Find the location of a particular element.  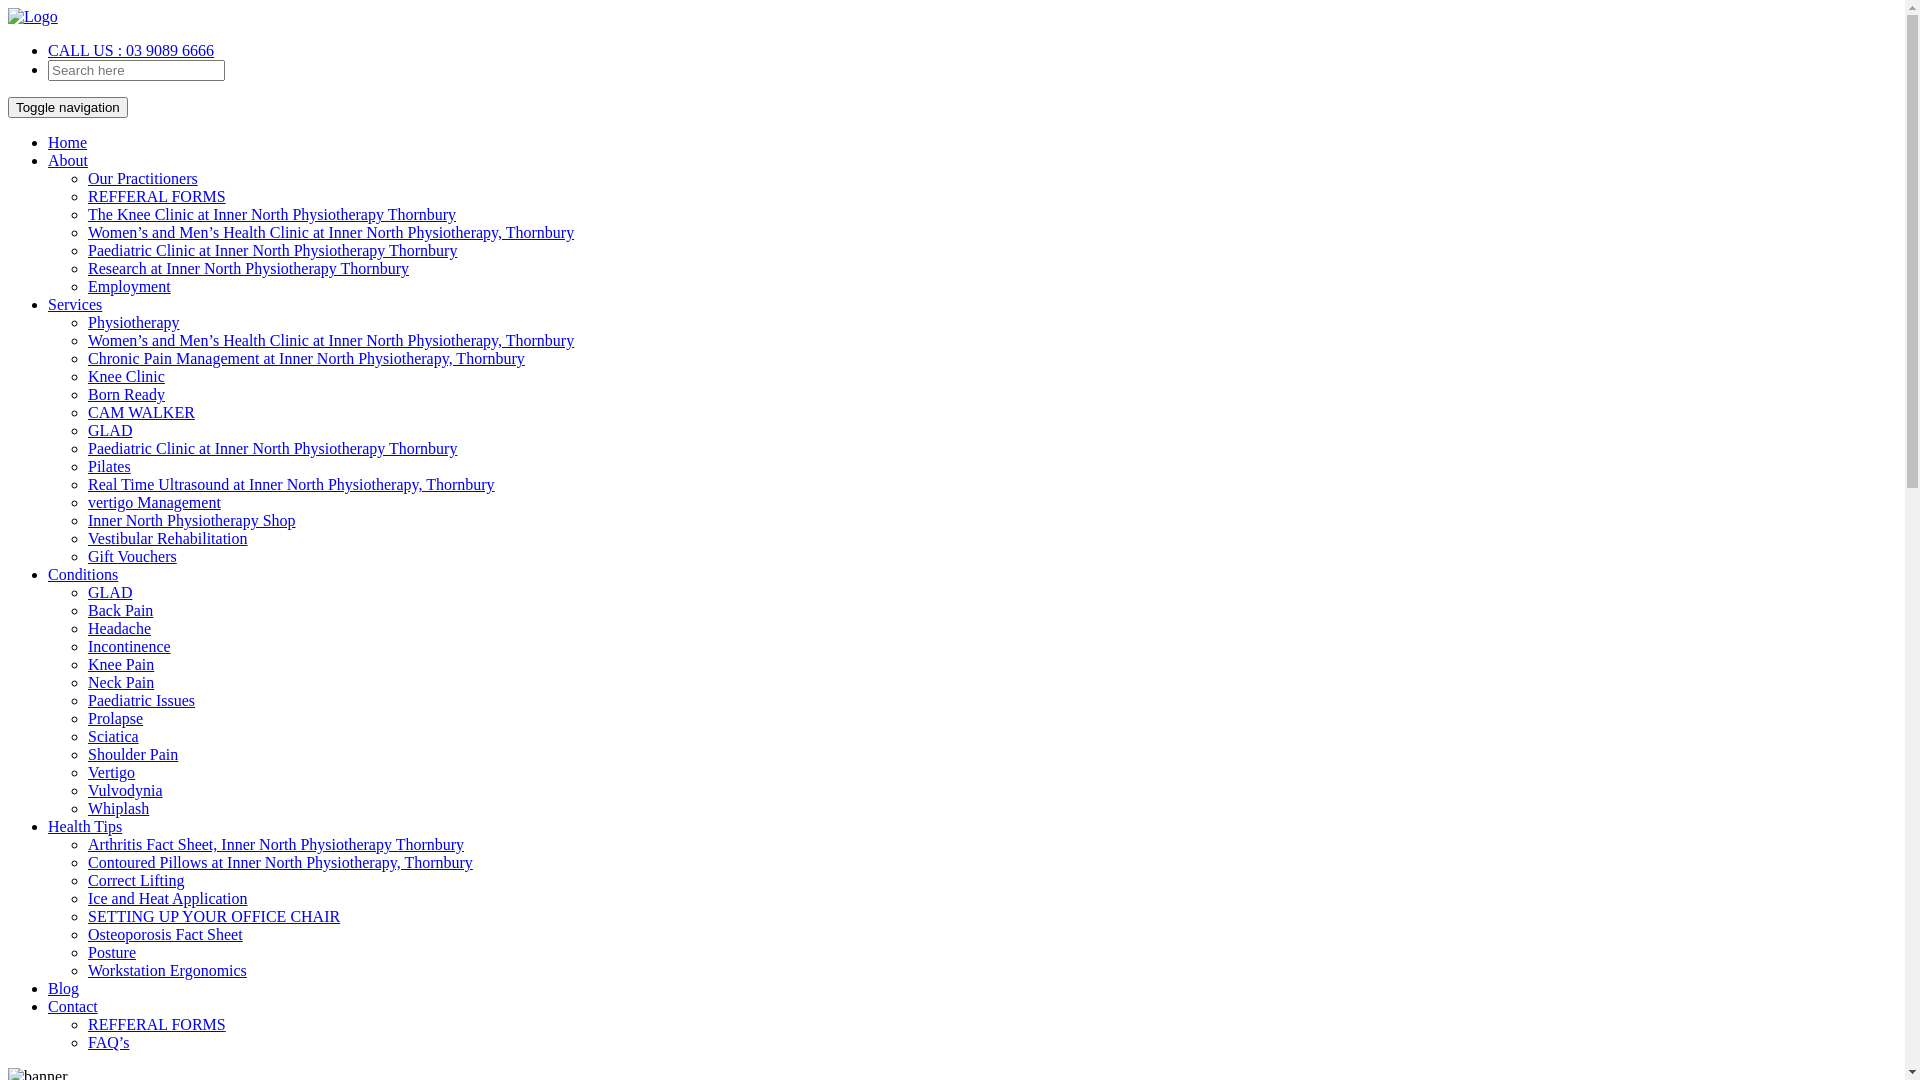

'Knee Pain' is located at coordinates (119, 664).